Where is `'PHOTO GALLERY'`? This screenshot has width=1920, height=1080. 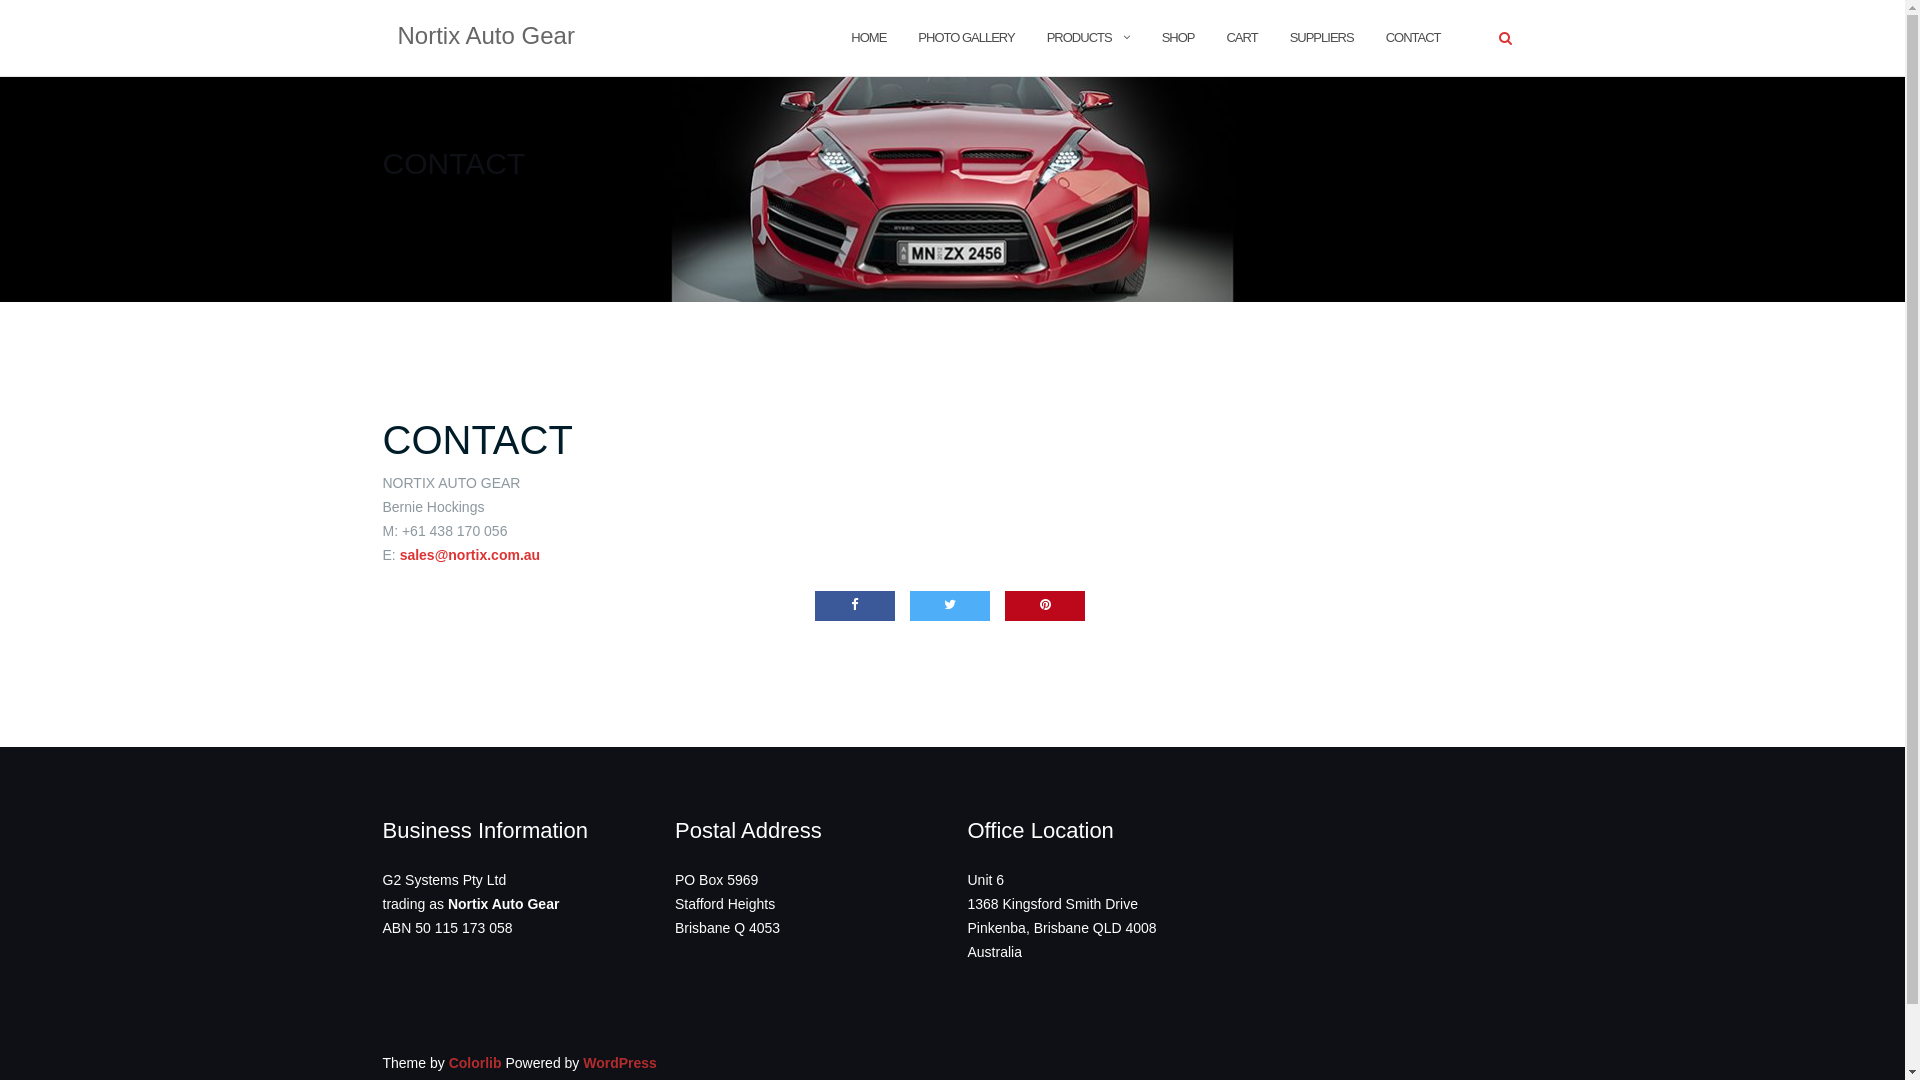
'PHOTO GALLERY' is located at coordinates (965, 37).